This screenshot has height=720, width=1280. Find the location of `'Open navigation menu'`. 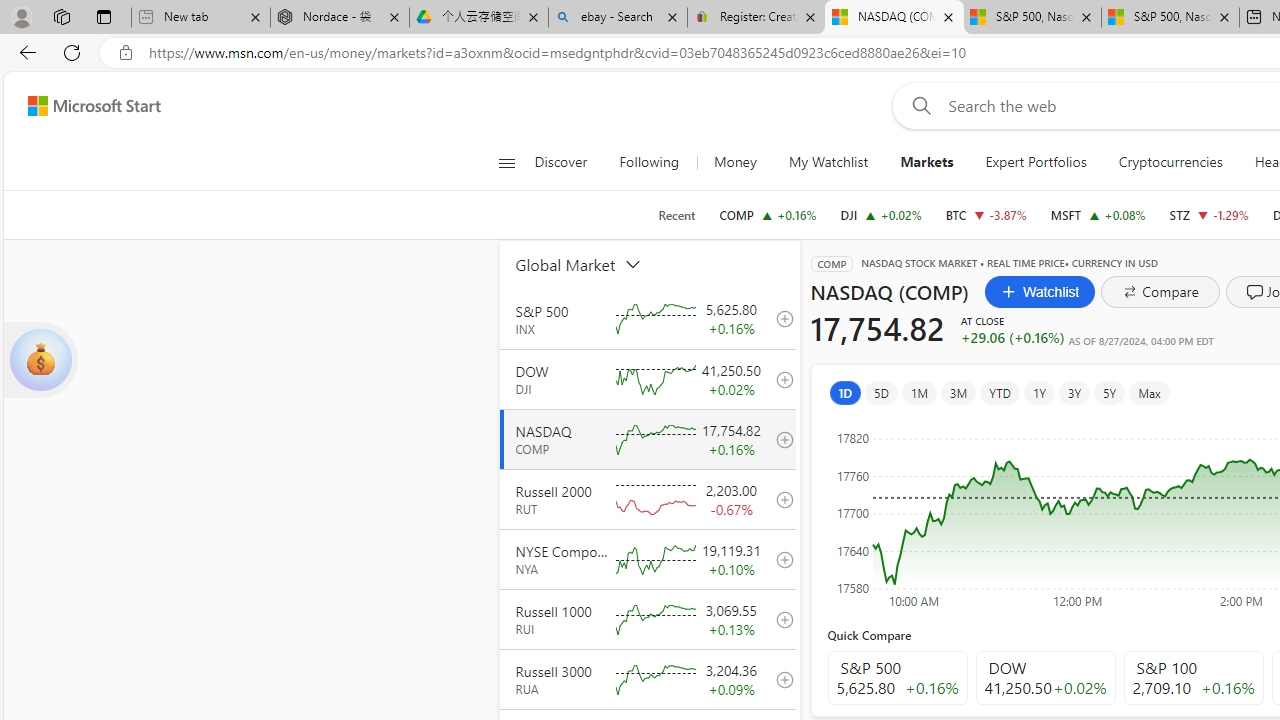

'Open navigation menu' is located at coordinates (506, 162).